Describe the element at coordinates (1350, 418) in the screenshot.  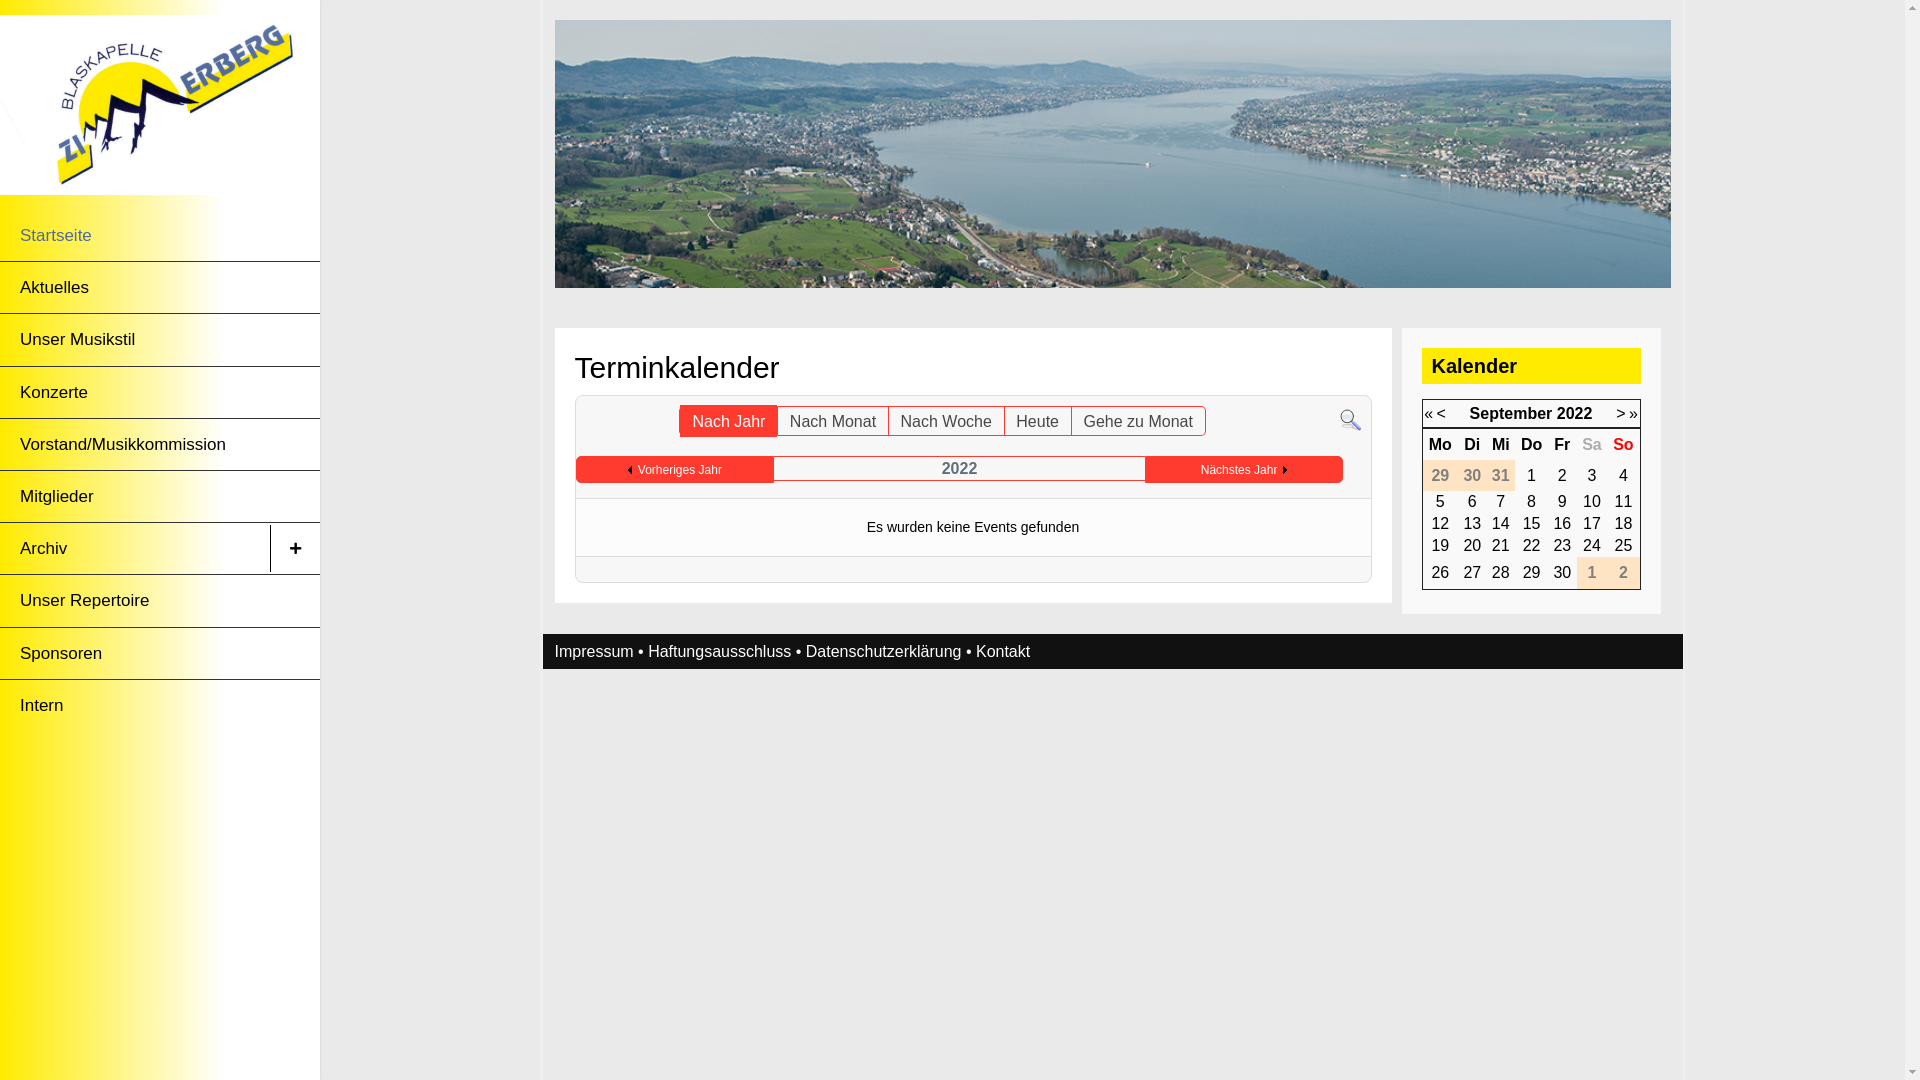
I see `'Suche'` at that location.